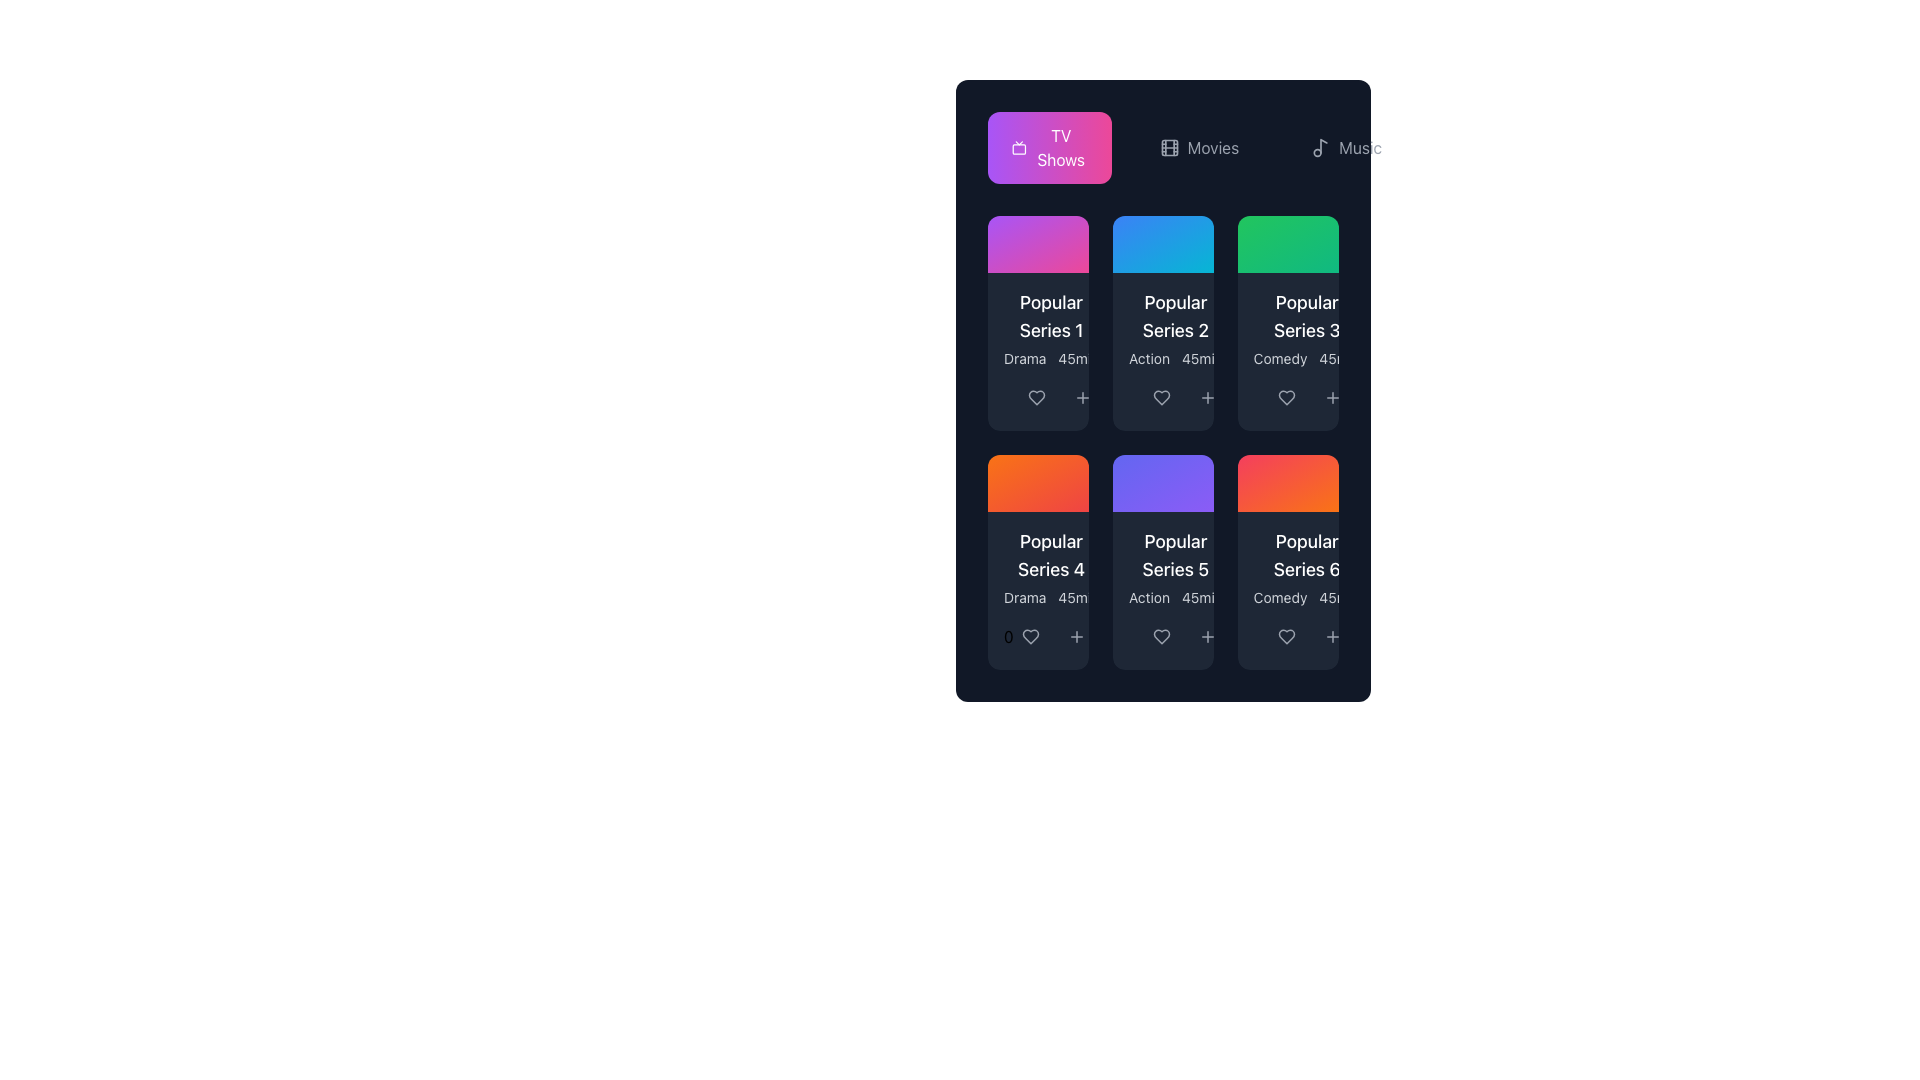  What do you see at coordinates (1050, 567) in the screenshot?
I see `the Information Card located in the second row, first column of the grid, which displays a series title, genre, and duration` at bounding box center [1050, 567].